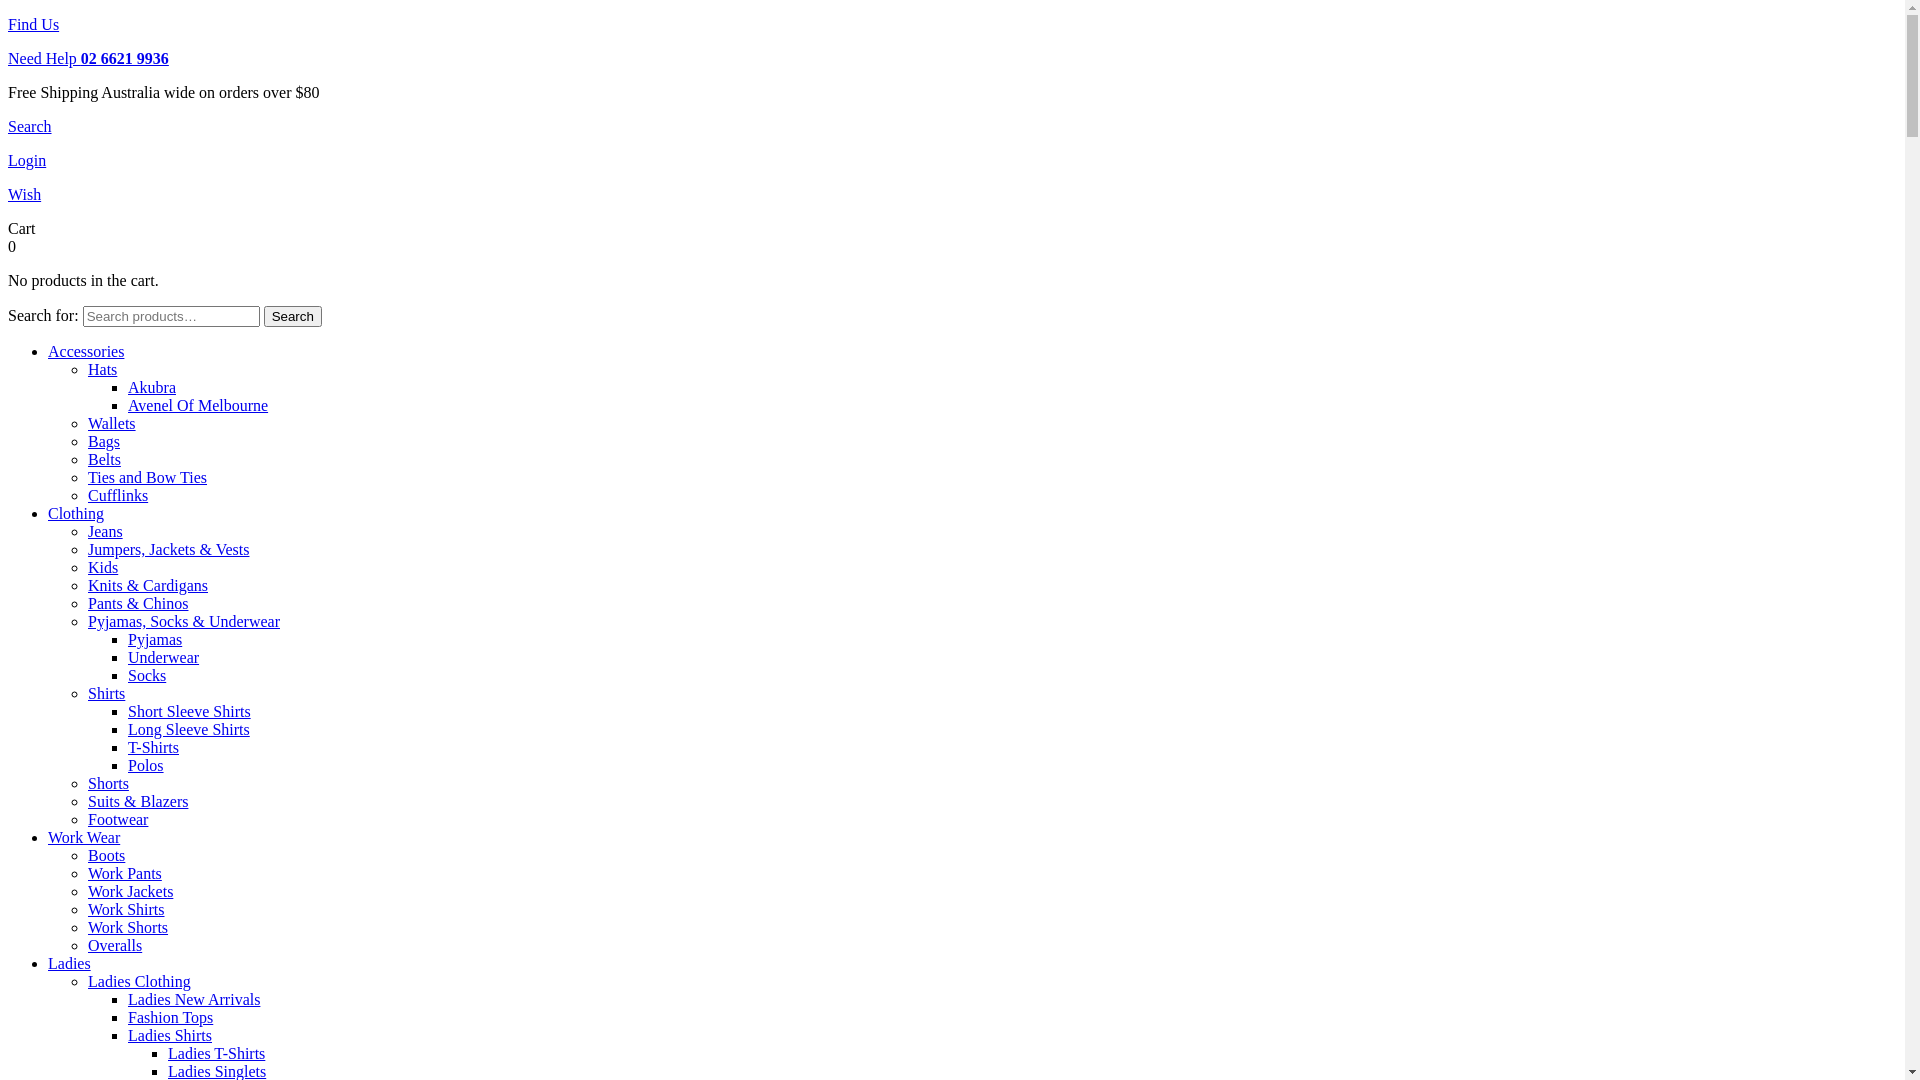  I want to click on 'Ties and Bow Ties', so click(146, 477).